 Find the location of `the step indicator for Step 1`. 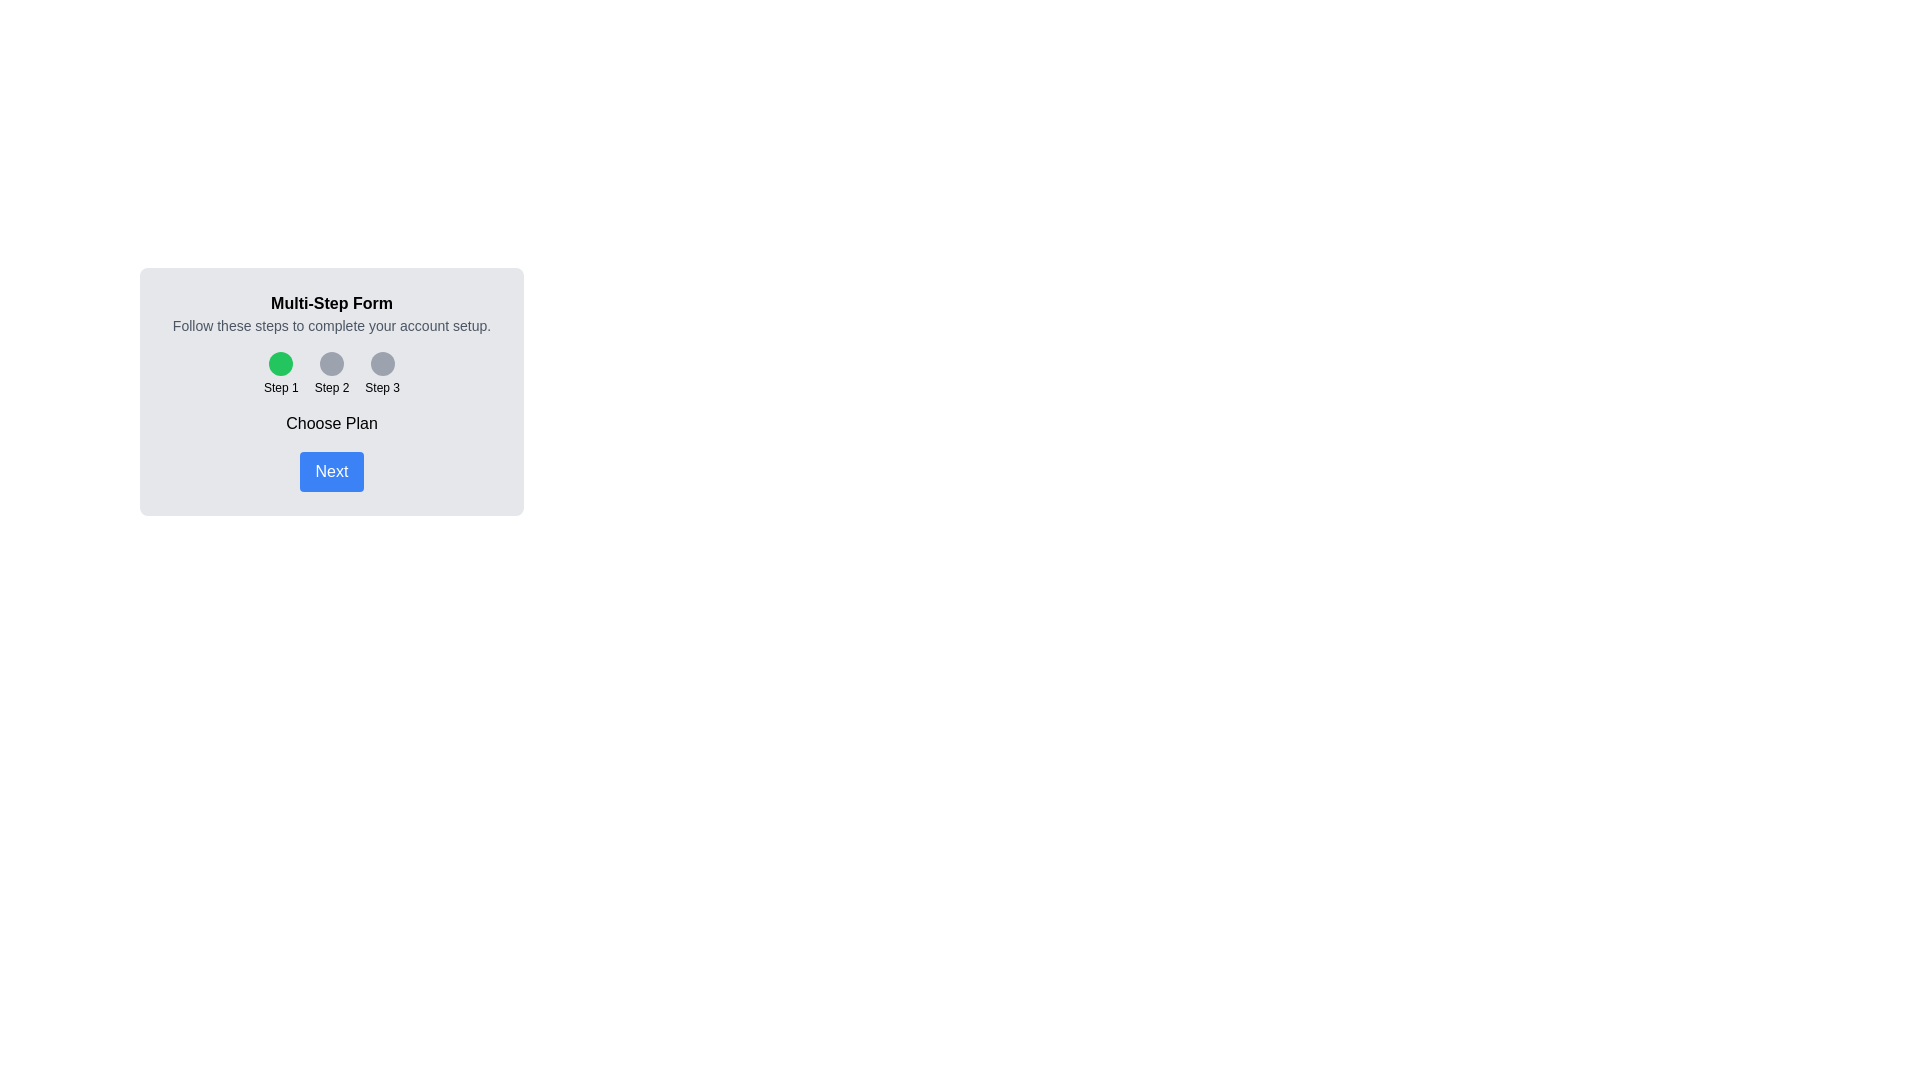

the step indicator for Step 1 is located at coordinates (280, 363).